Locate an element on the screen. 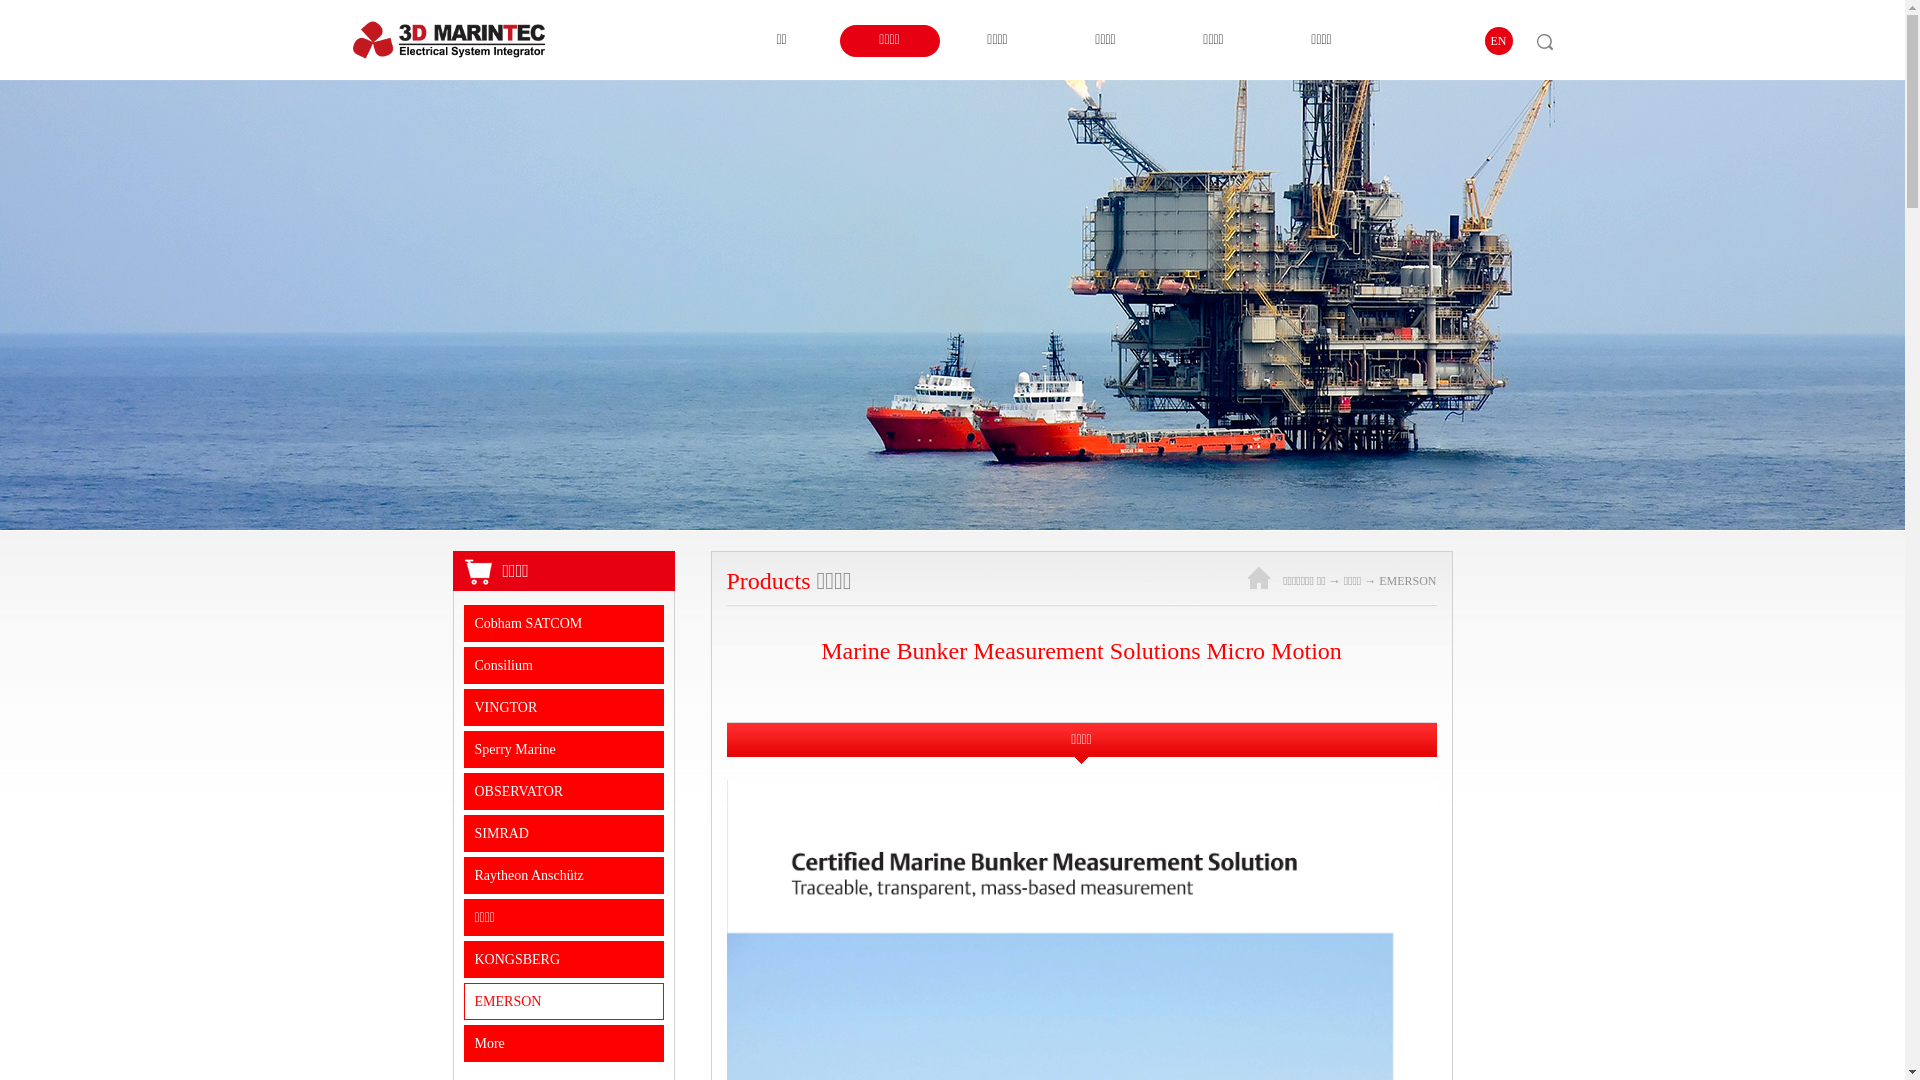 The width and height of the screenshot is (1920, 1080). 'More' is located at coordinates (563, 1042).